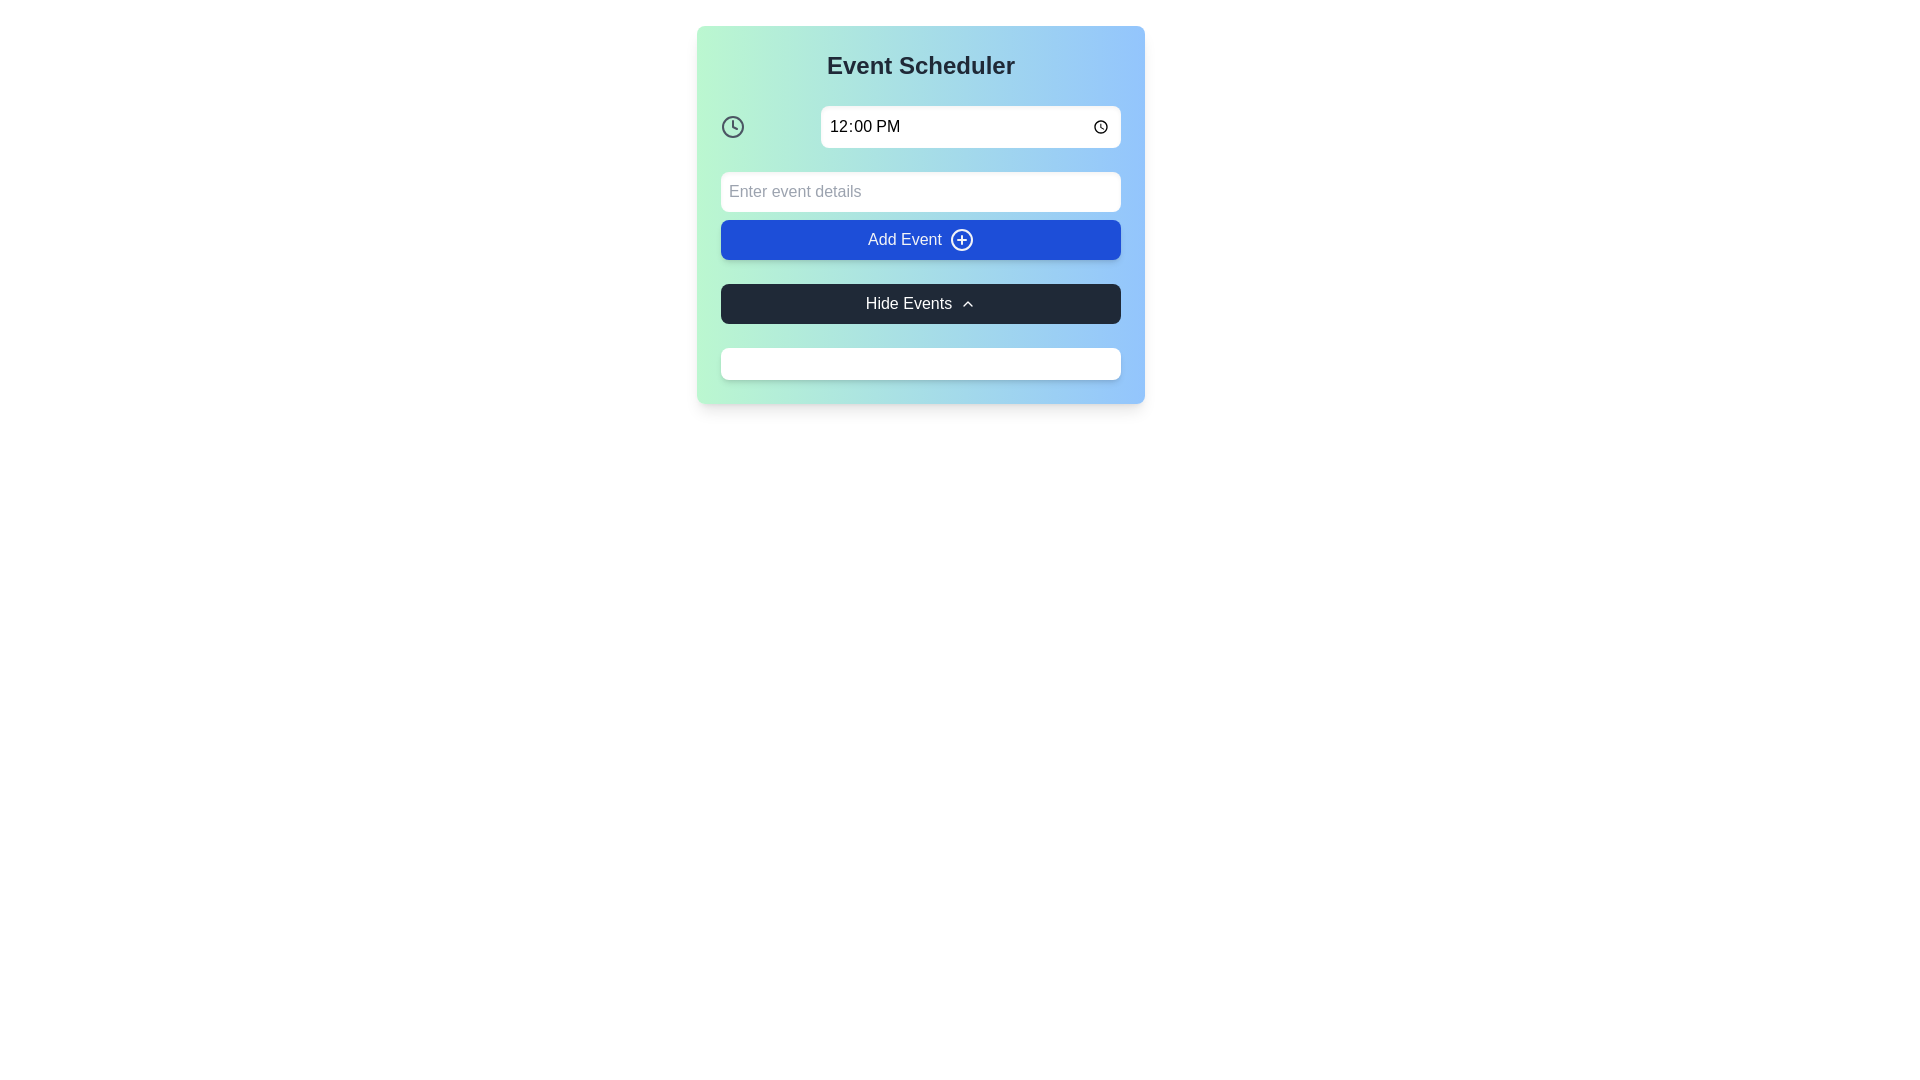 The image size is (1920, 1080). What do you see at coordinates (970, 127) in the screenshot?
I see `the Time Input Field that displays '12:00 PM' to input or modify the time` at bounding box center [970, 127].